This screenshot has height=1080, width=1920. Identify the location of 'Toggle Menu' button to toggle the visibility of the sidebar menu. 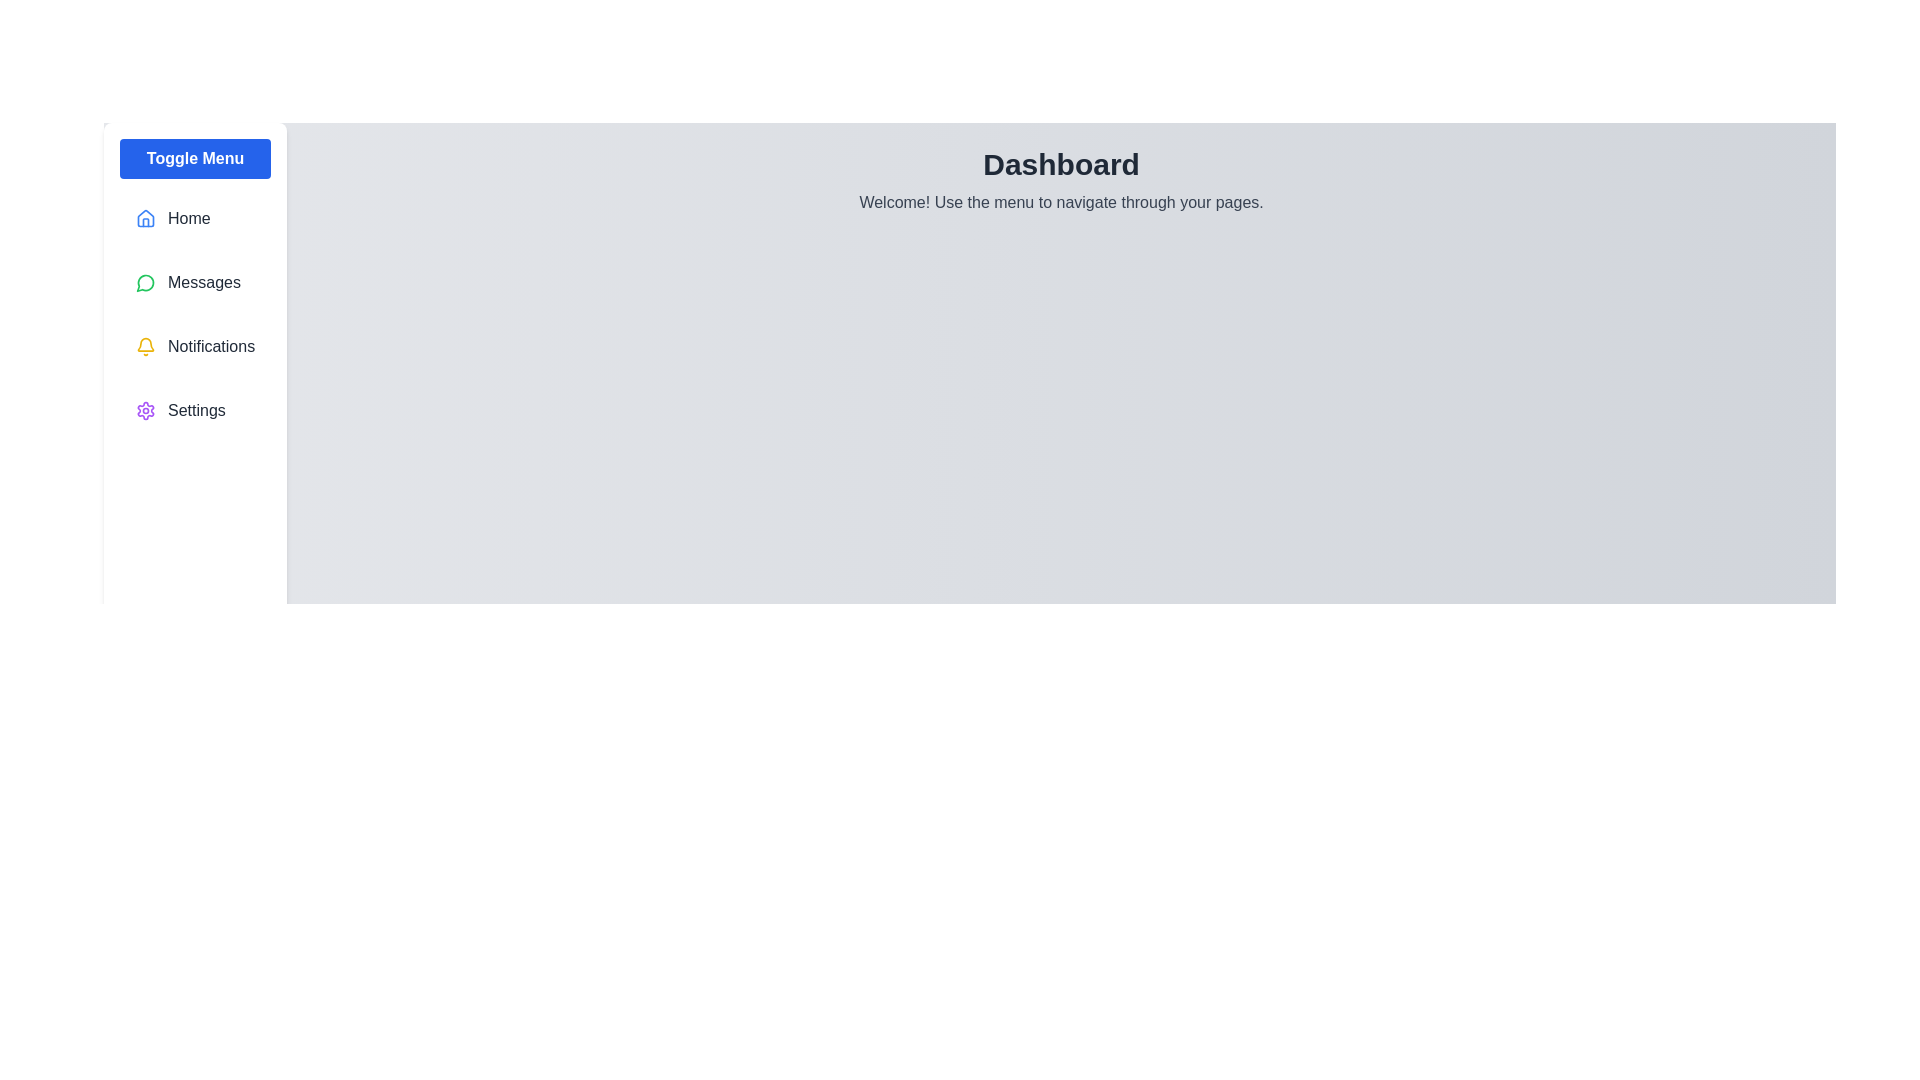
(195, 157).